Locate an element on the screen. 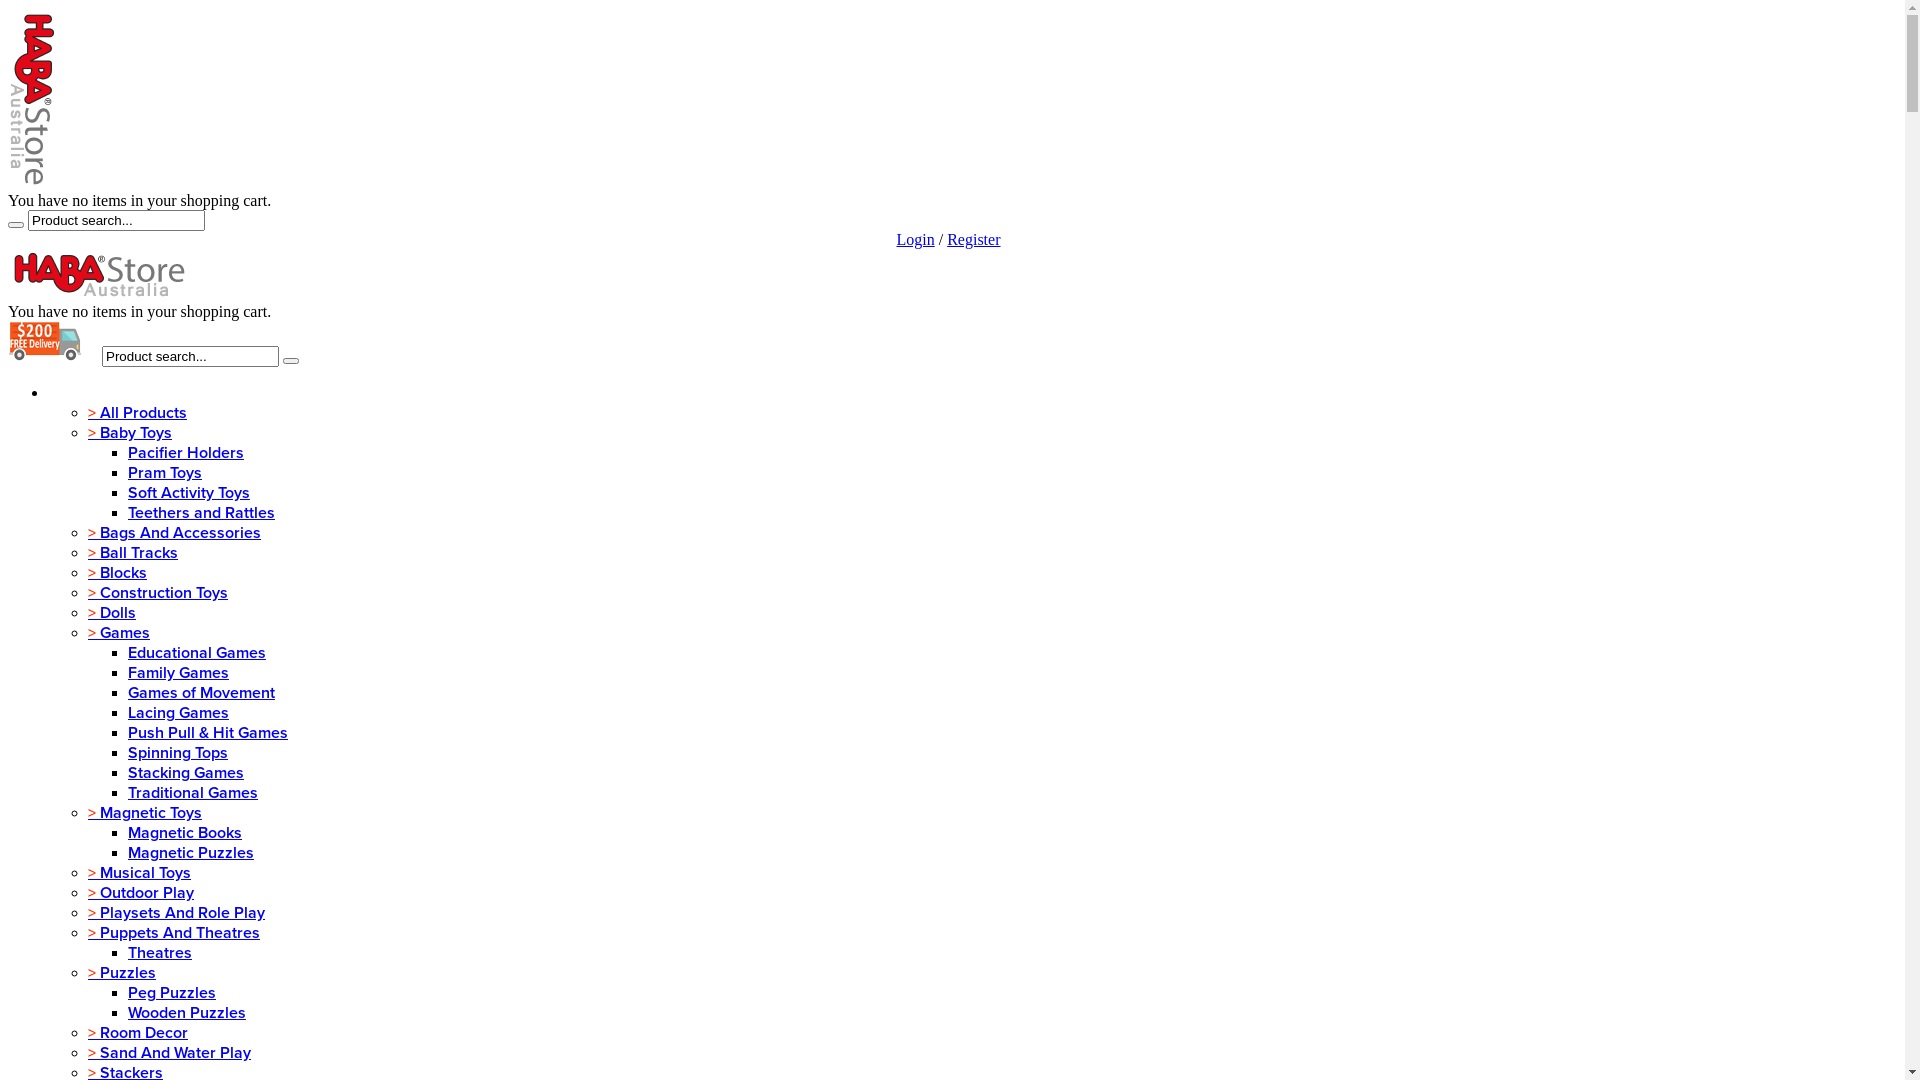 This screenshot has width=1920, height=1080. '> Playsets And Role Play' is located at coordinates (176, 913).